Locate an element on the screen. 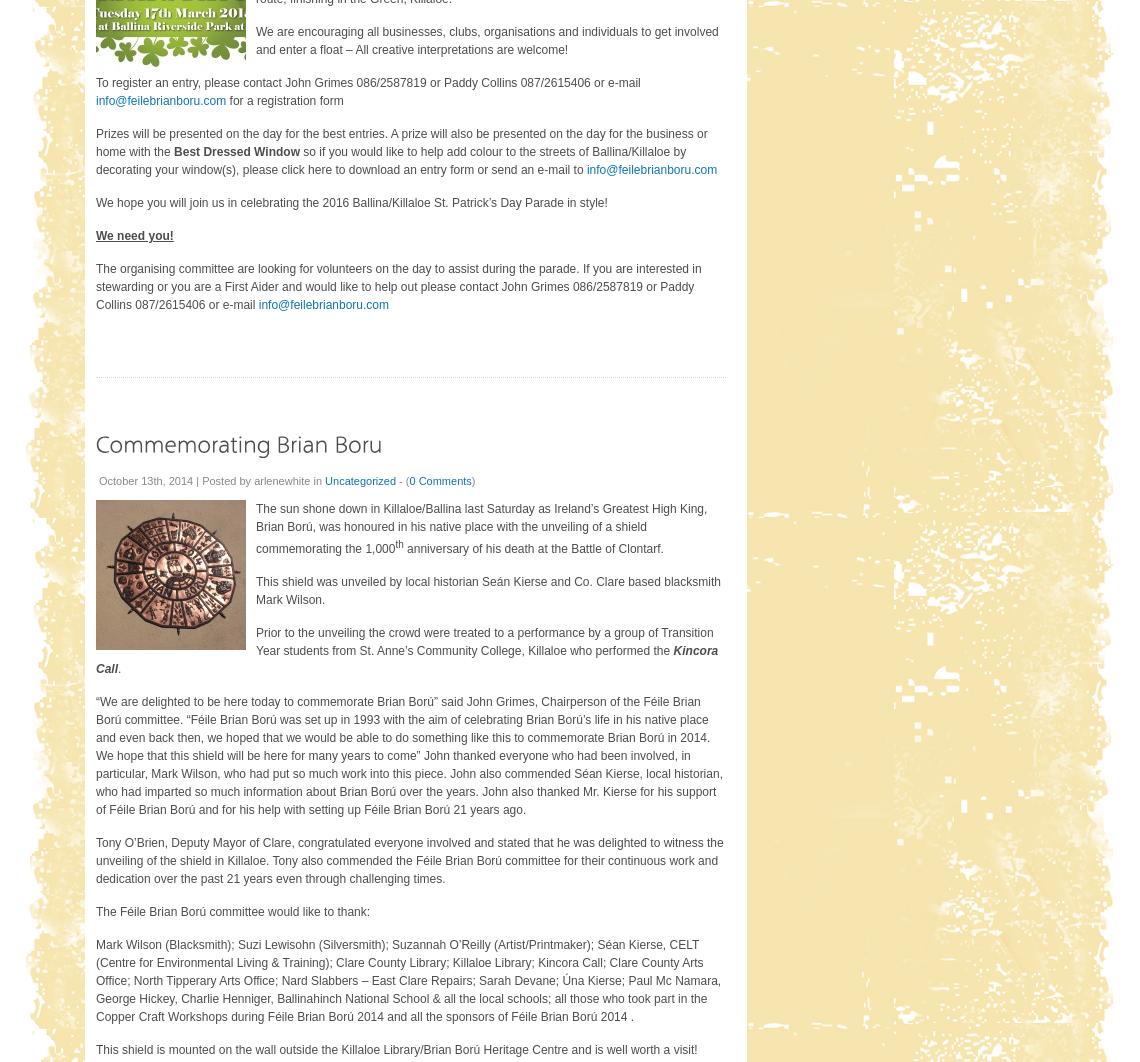 This screenshot has height=1062, width=1140. '0 Comments' is located at coordinates (408, 479).